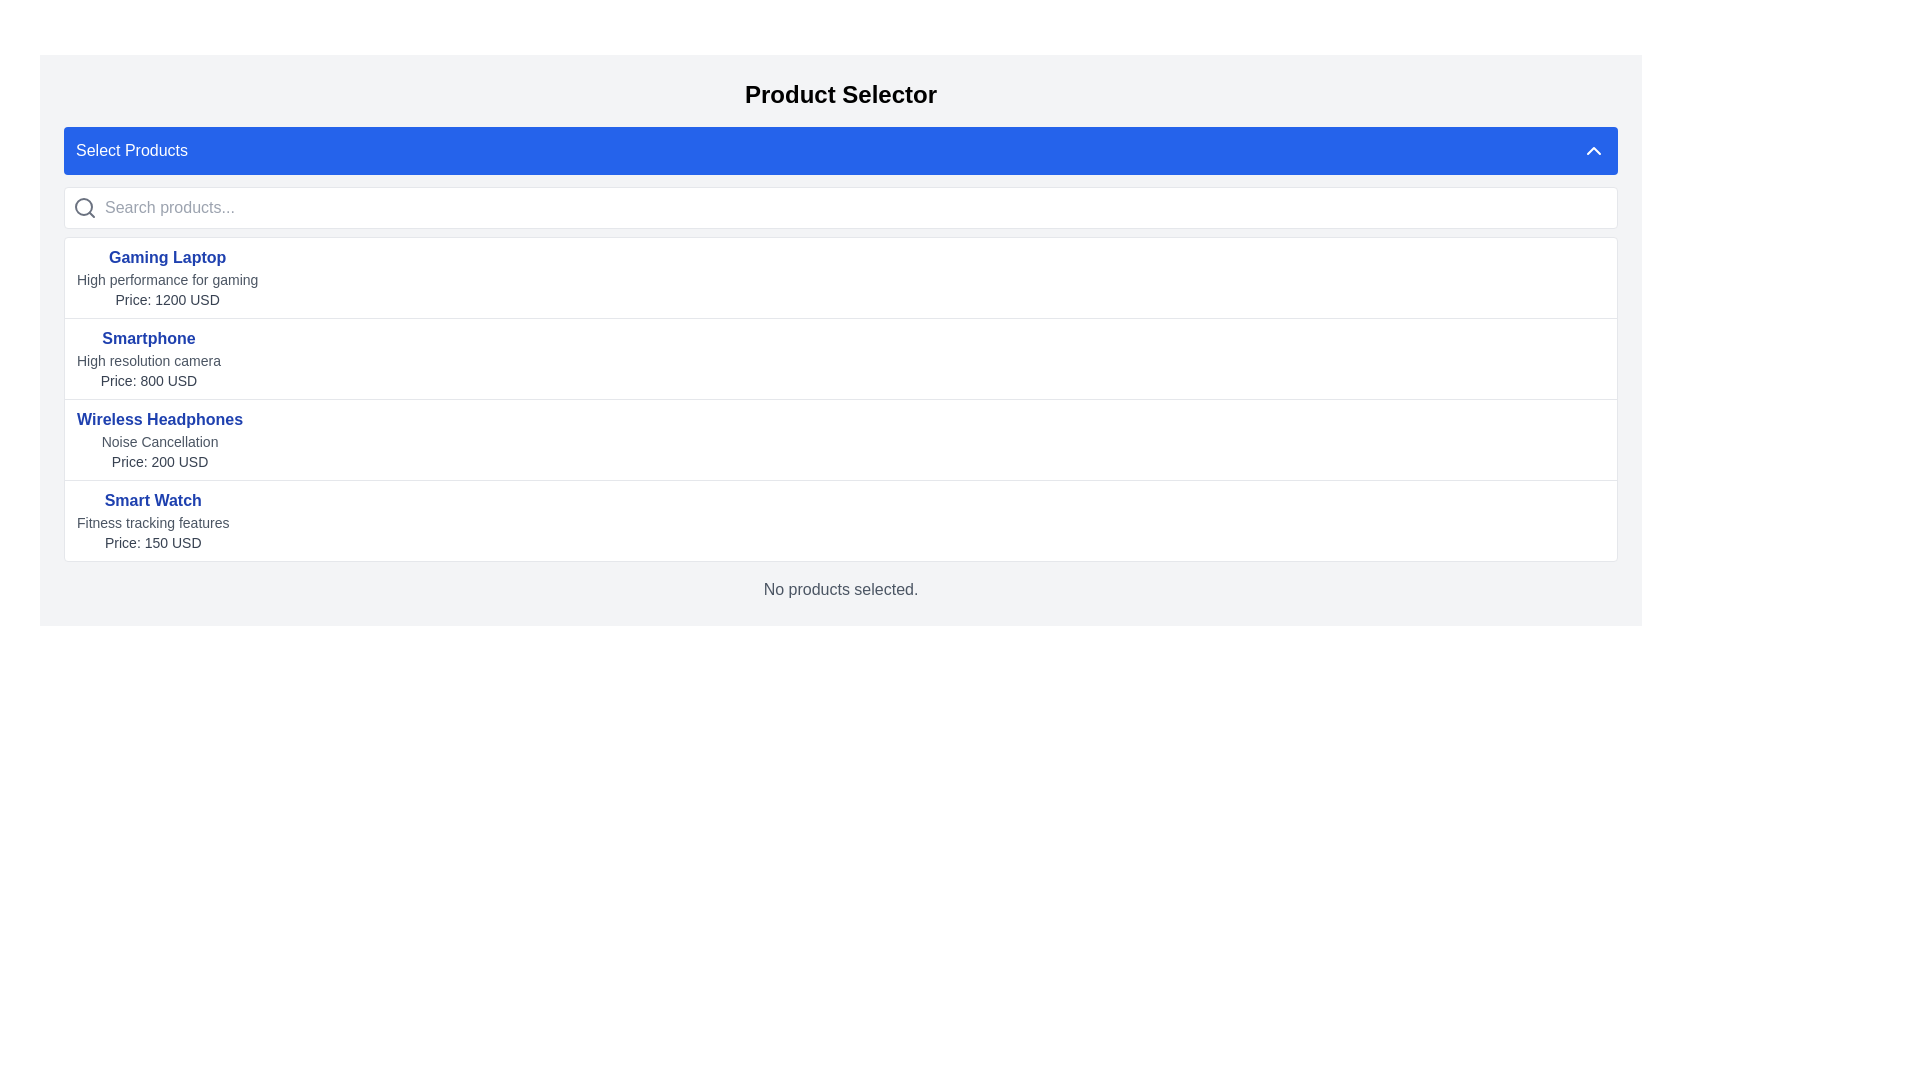 Image resolution: width=1920 pixels, height=1080 pixels. What do you see at coordinates (840, 357) in the screenshot?
I see `the second List Item in the product selection interface` at bounding box center [840, 357].